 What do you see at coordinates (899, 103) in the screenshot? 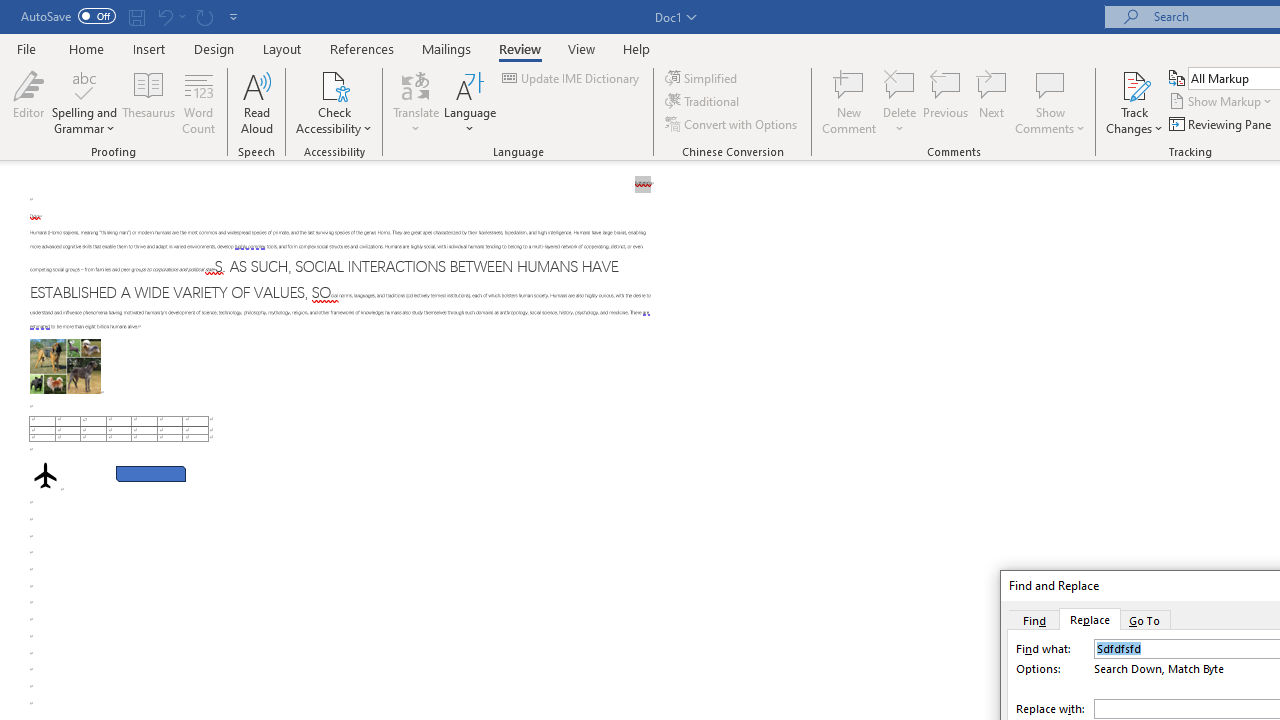
I see `'Delete'` at bounding box center [899, 103].